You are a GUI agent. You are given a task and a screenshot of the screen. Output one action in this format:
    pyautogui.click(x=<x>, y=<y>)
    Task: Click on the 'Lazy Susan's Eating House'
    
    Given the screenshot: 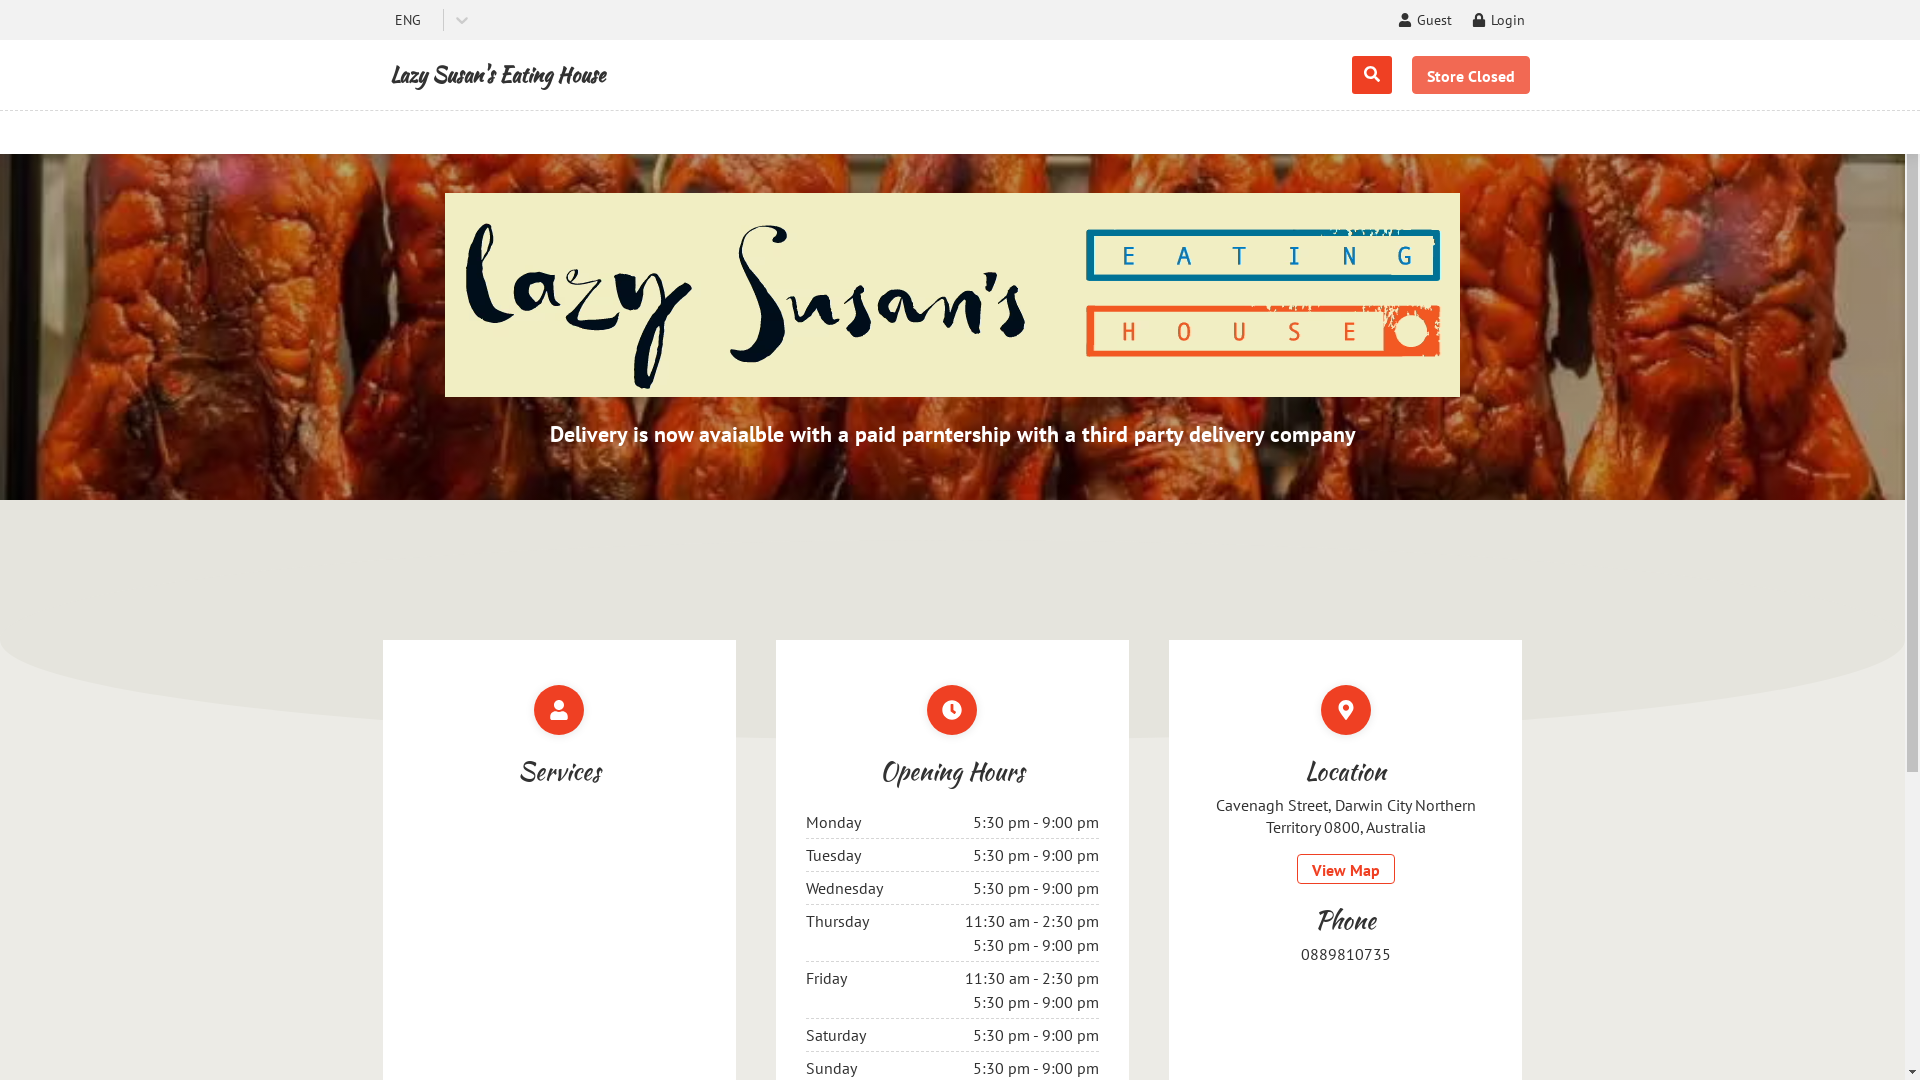 What is the action you would take?
    pyautogui.click(x=497, y=73)
    